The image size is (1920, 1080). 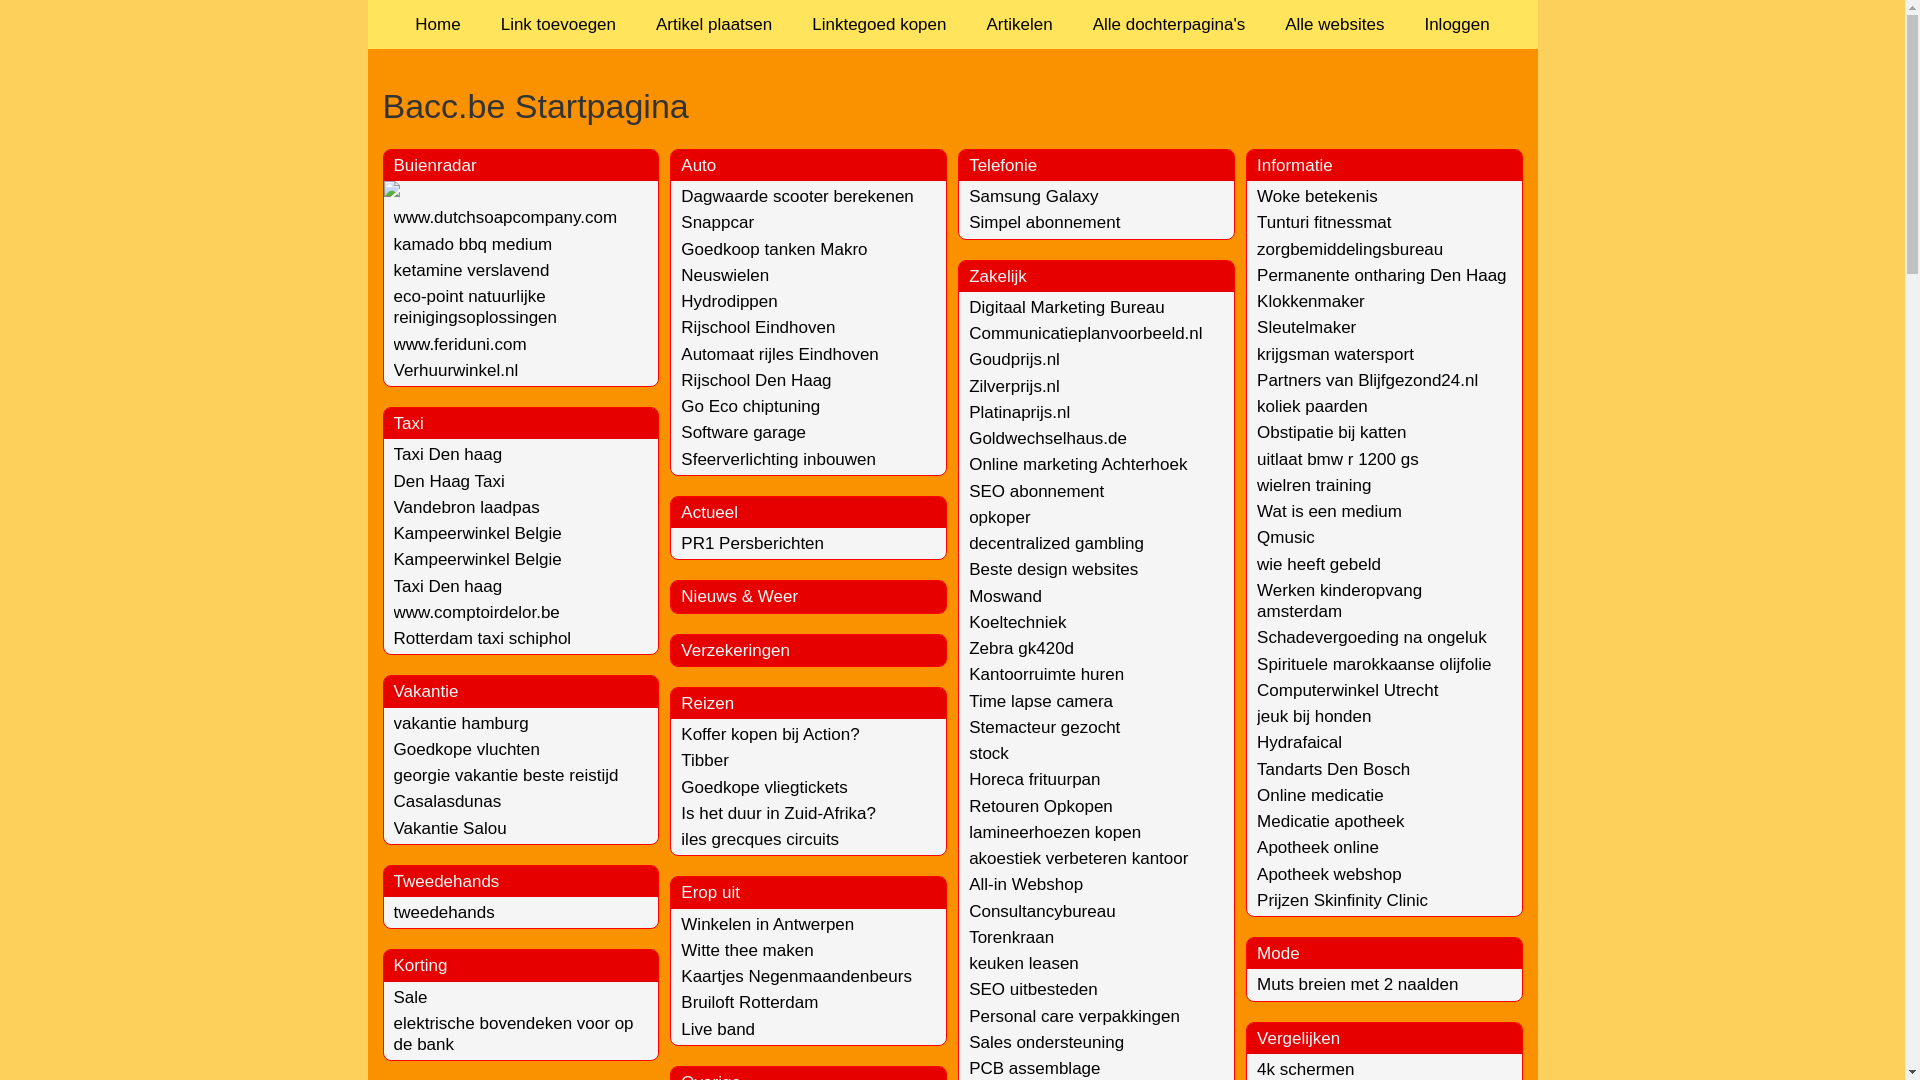 I want to click on 'akoestiek verbeteren kantoor', so click(x=969, y=857).